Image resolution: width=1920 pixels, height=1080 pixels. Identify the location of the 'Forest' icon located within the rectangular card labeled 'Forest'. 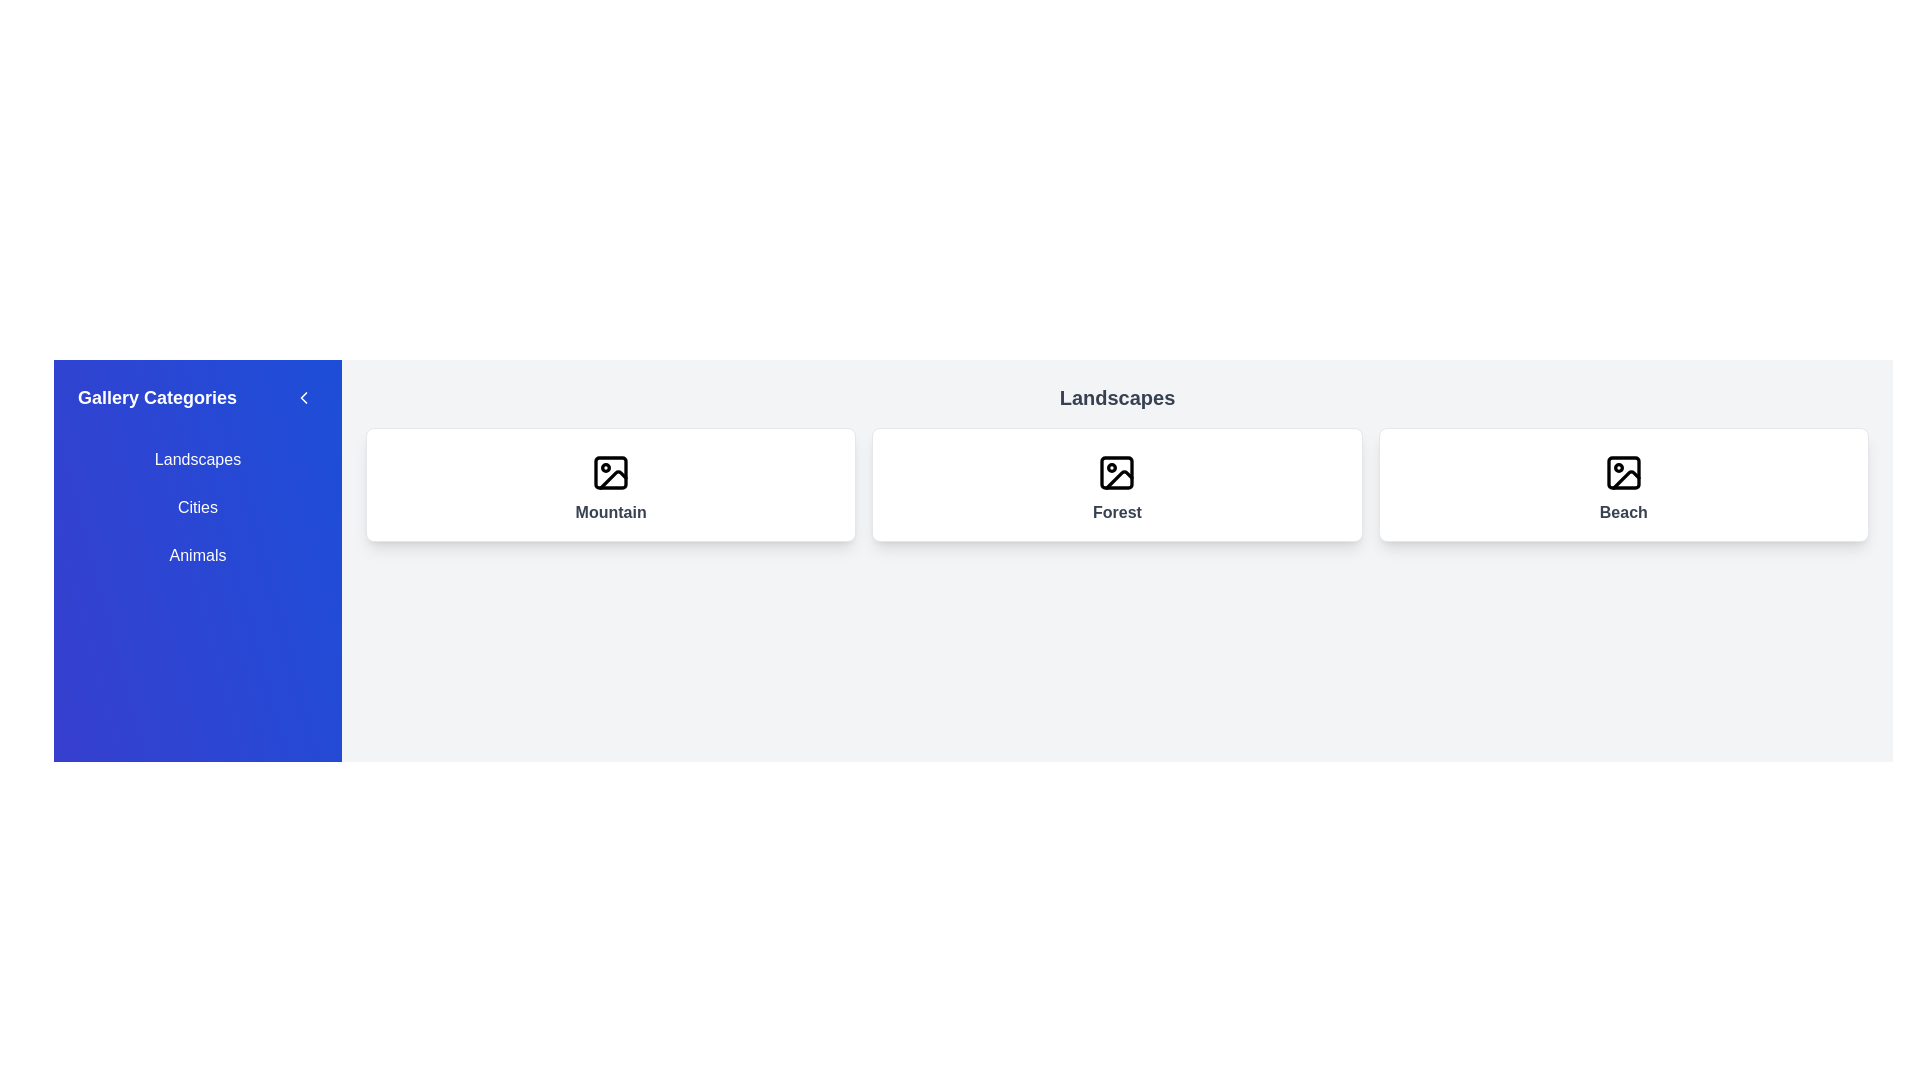
(1116, 473).